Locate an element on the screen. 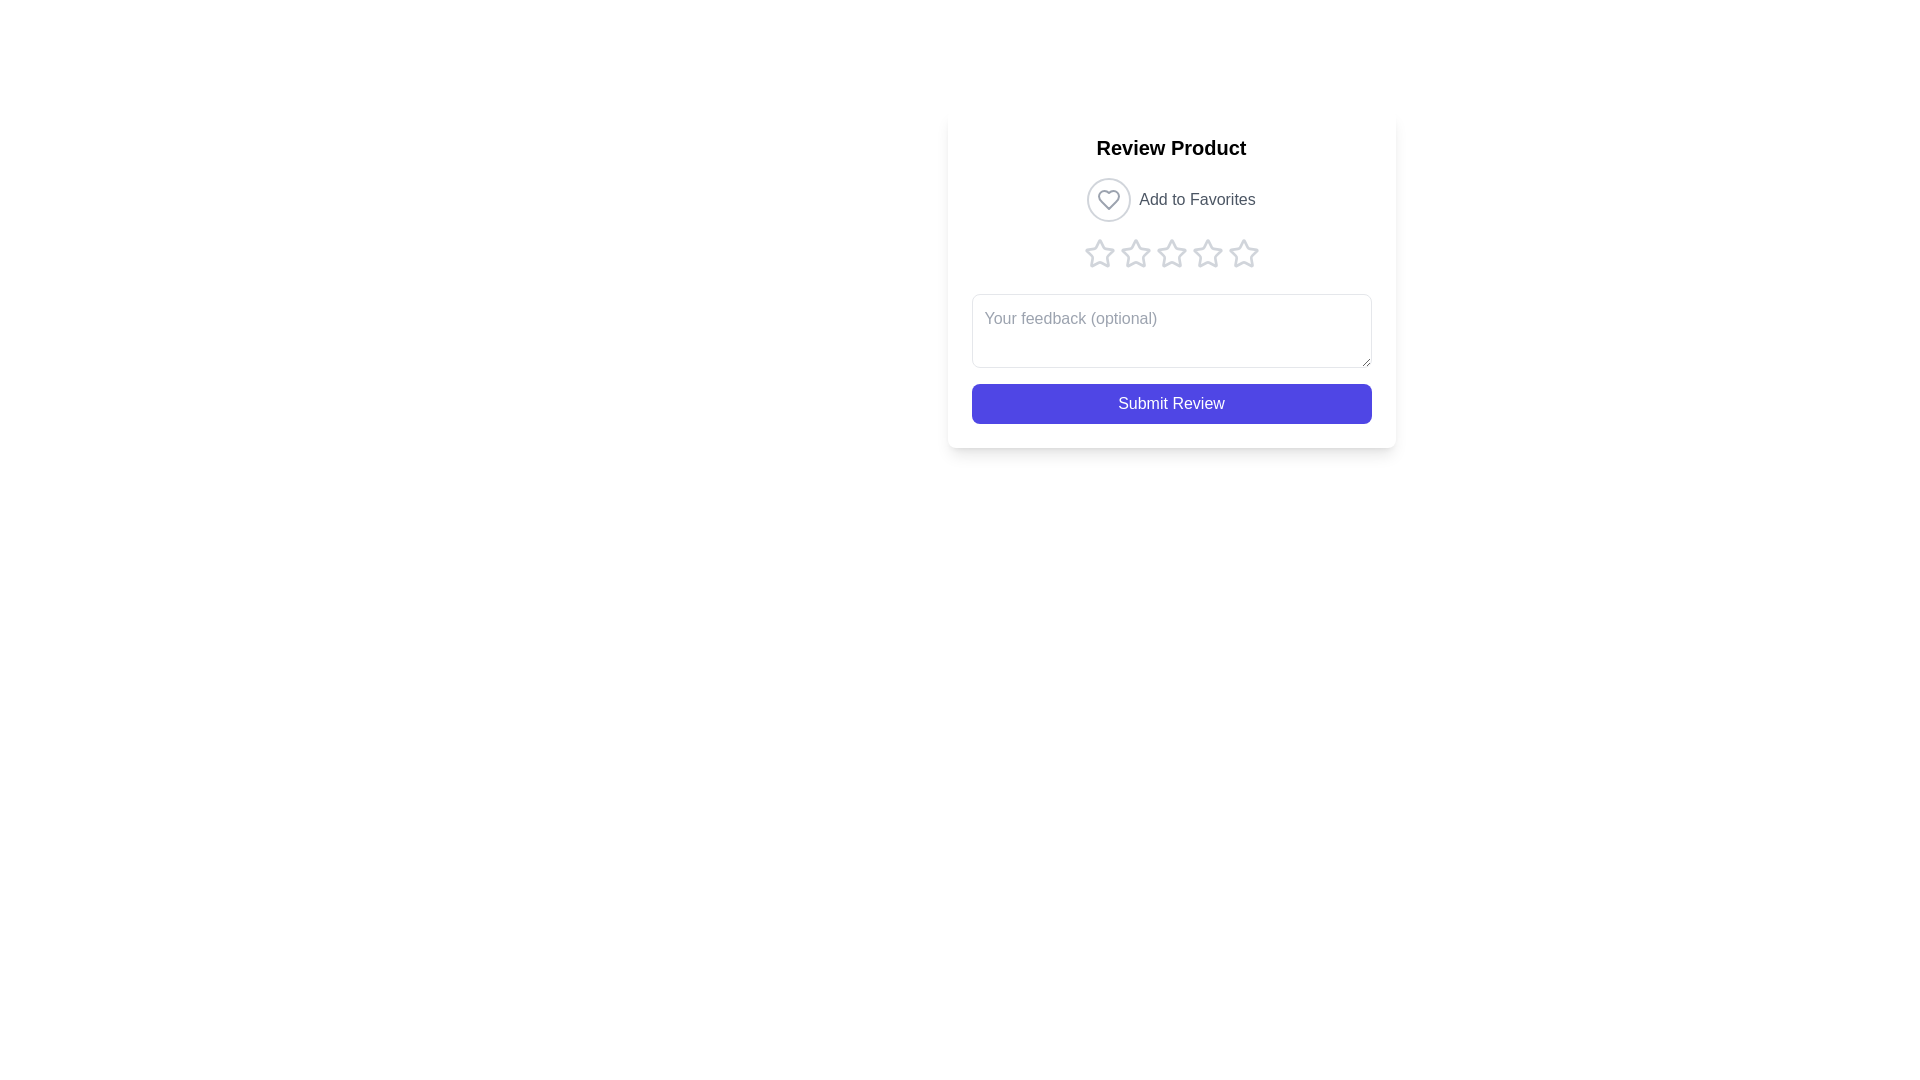 This screenshot has height=1080, width=1920. the third star icon in the rating component is located at coordinates (1206, 252).